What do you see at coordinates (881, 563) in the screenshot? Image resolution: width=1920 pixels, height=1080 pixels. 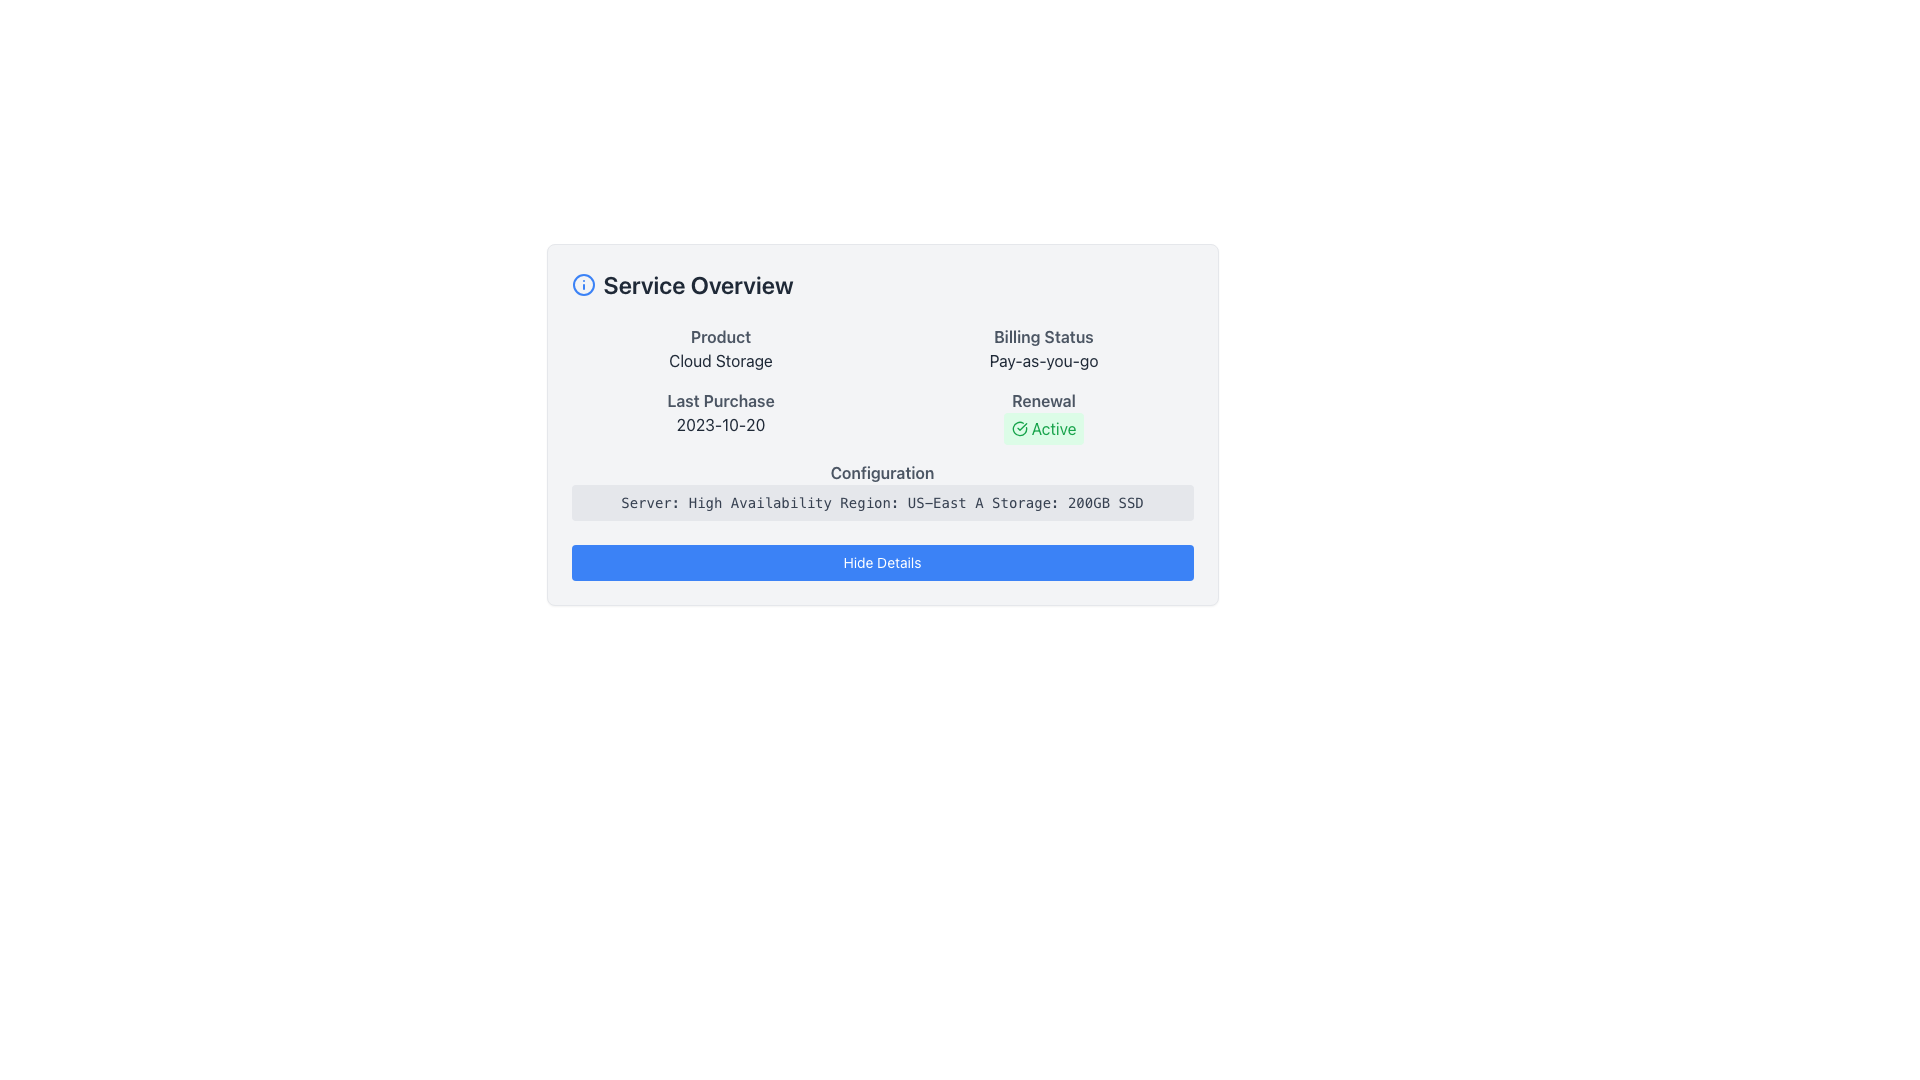 I see `the 'Hide Details' button, which is a rectangular button with a blue background and white text located at the bottom of a card layout` at bounding box center [881, 563].